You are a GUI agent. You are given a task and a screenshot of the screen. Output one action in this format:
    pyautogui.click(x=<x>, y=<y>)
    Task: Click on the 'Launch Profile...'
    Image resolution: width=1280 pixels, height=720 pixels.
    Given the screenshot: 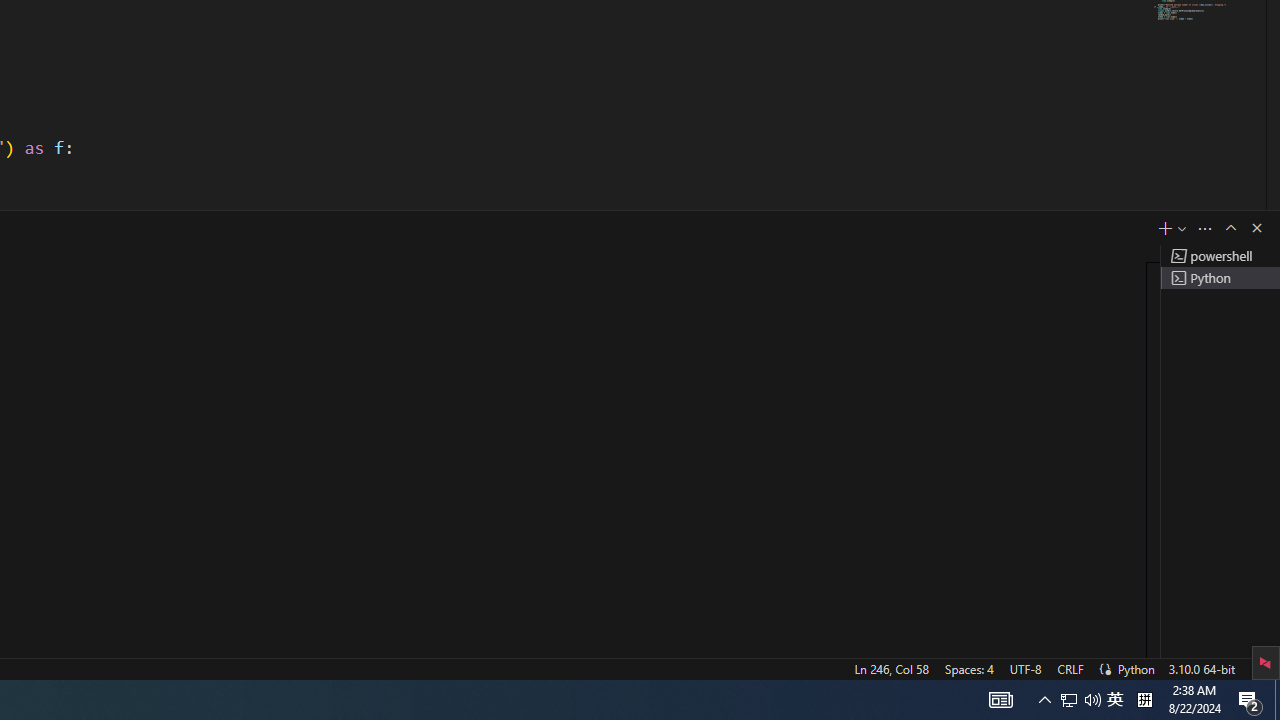 What is the action you would take?
    pyautogui.click(x=1182, y=227)
    